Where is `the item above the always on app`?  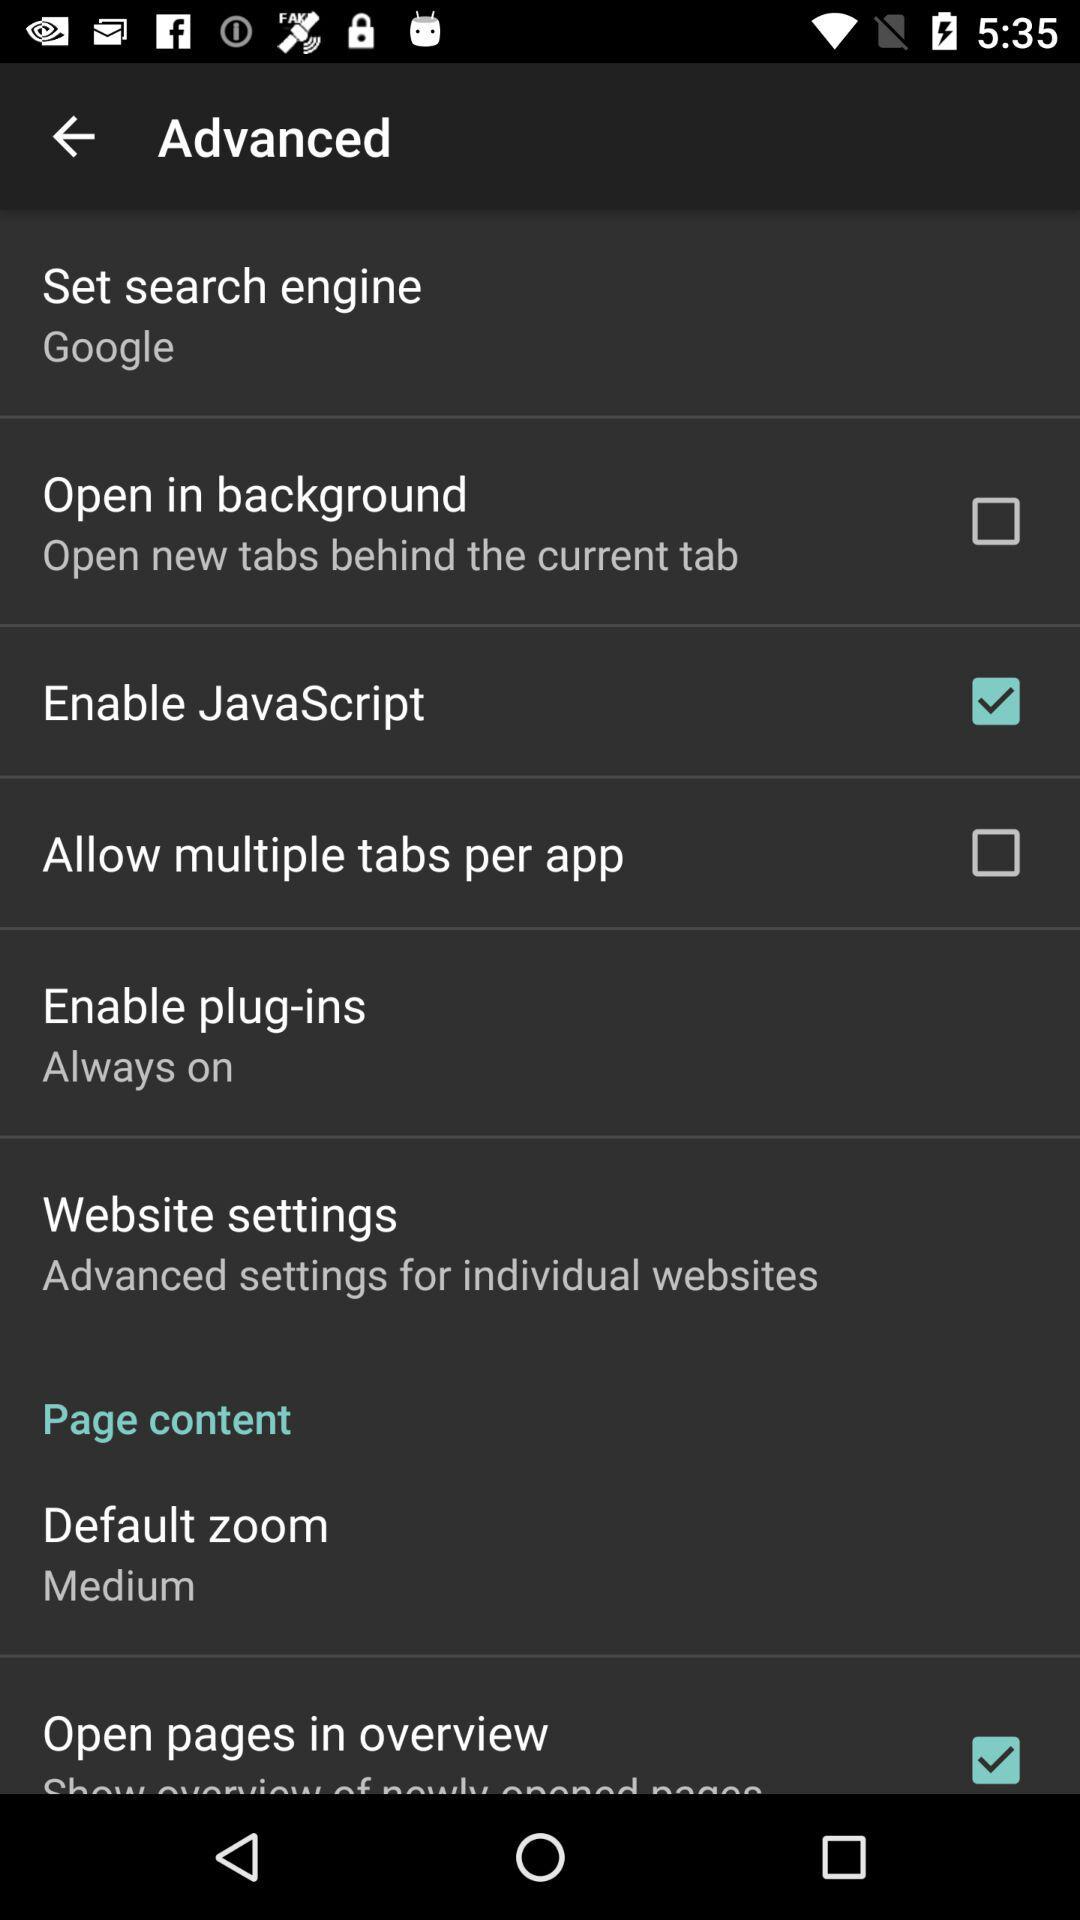 the item above the always on app is located at coordinates (204, 1004).